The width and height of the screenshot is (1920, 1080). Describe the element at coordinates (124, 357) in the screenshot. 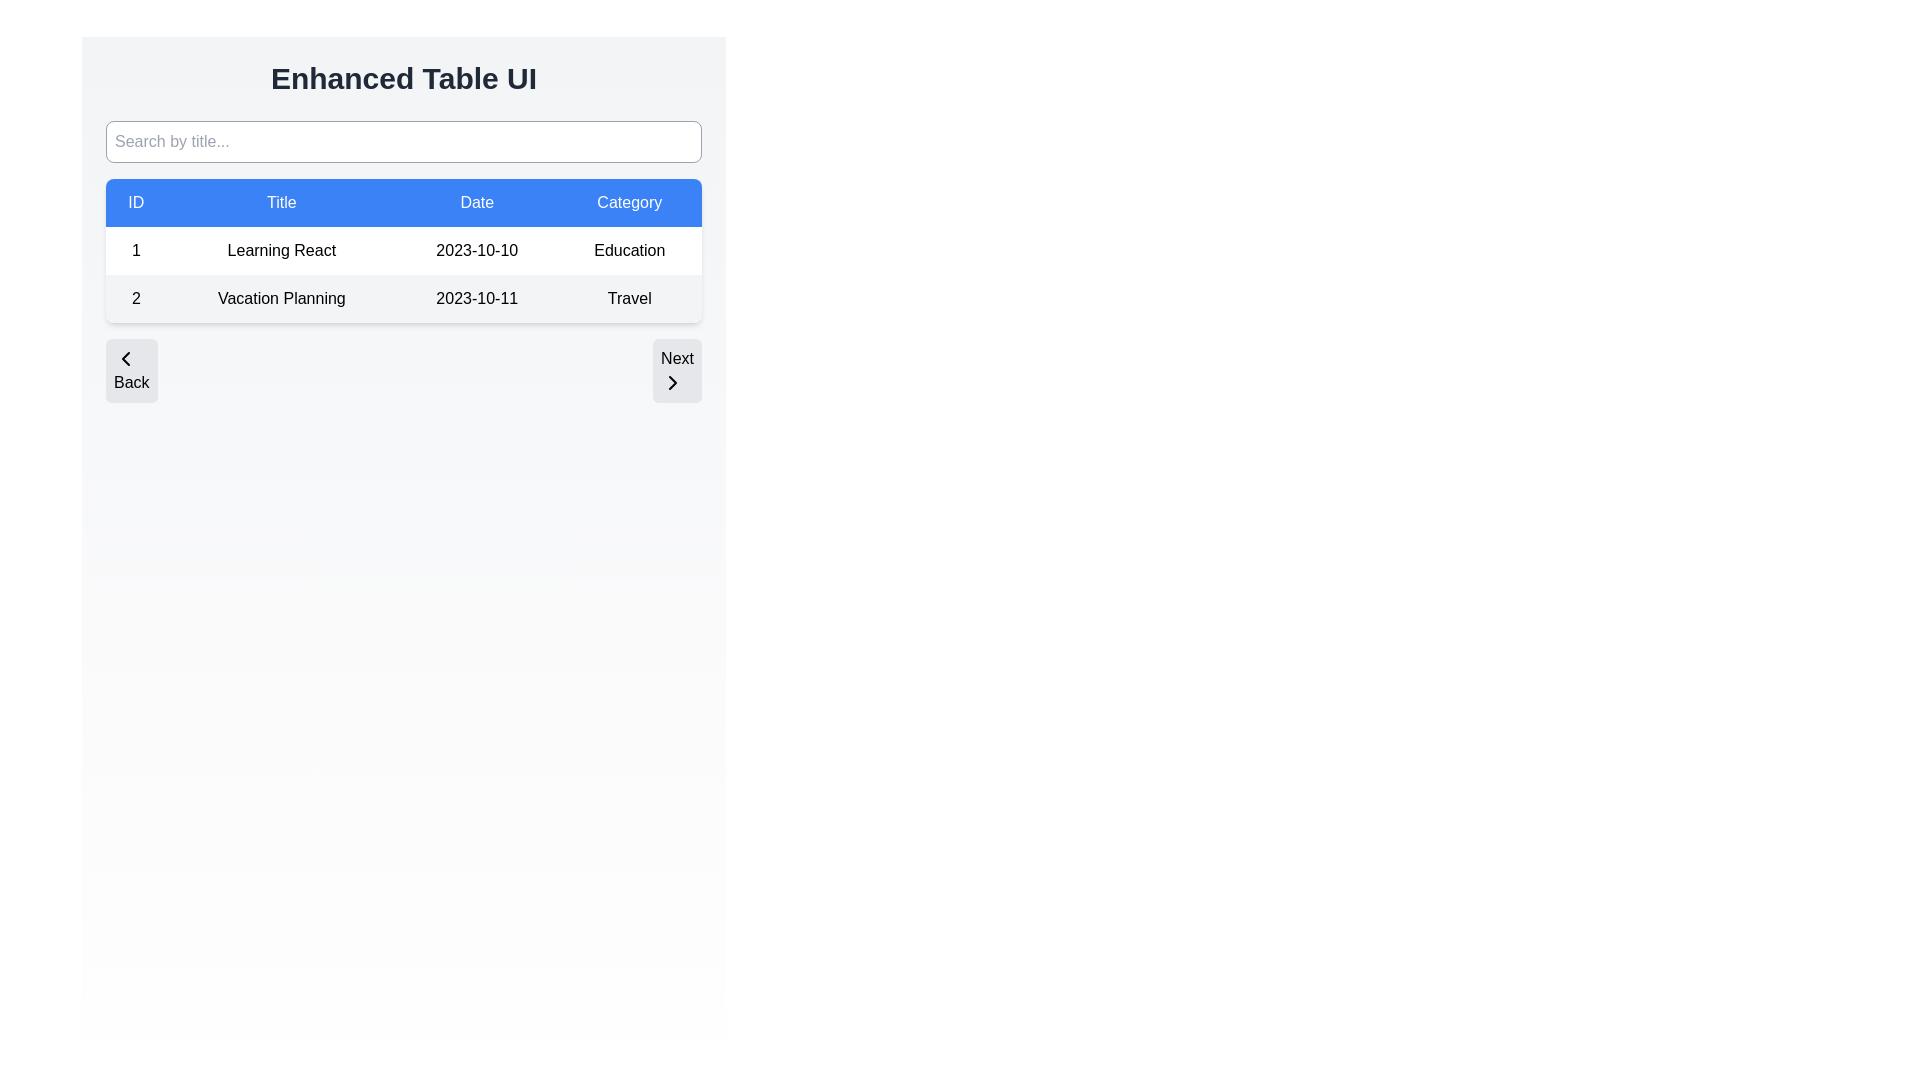

I see `the chevron icon located in the bottom-left area of the interface within the 'Back' button` at that location.